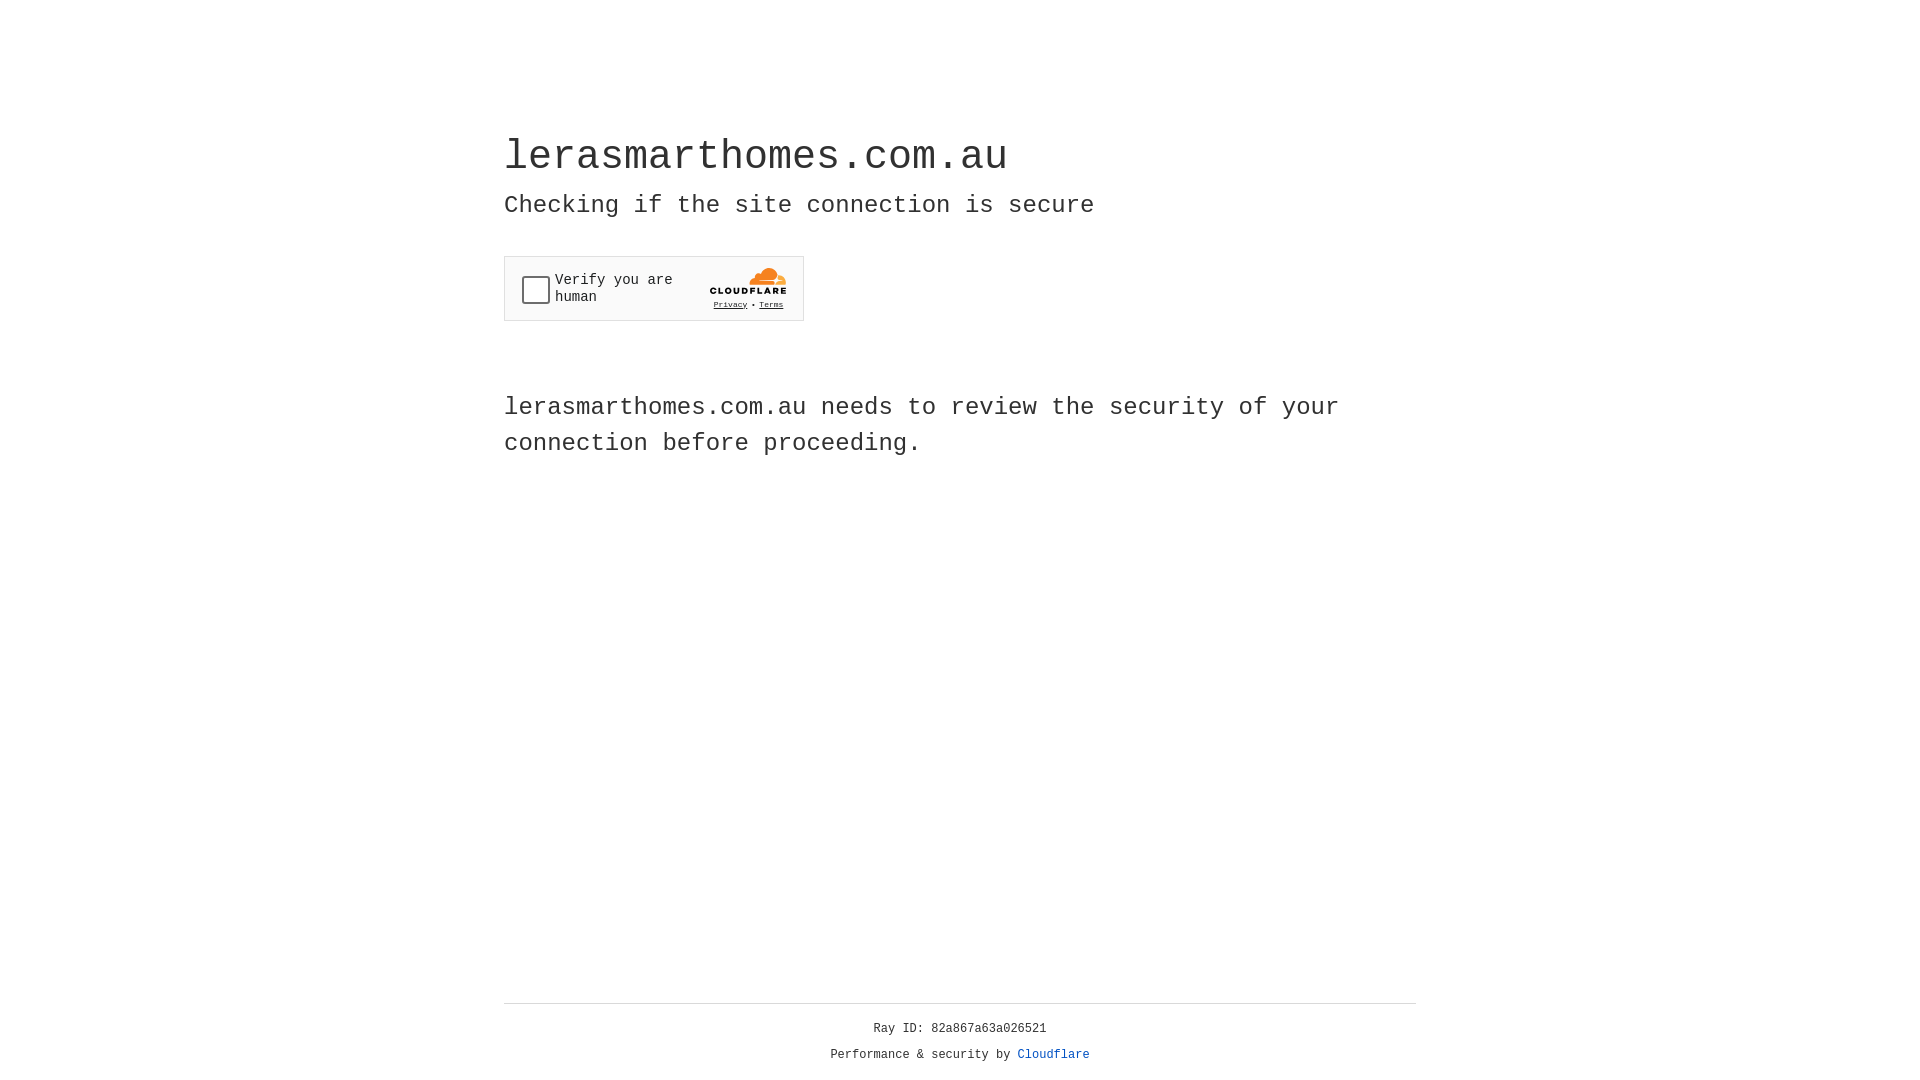 The image size is (1920, 1080). I want to click on 'Widget containing a Cloudflare security challenge', so click(653, 288).